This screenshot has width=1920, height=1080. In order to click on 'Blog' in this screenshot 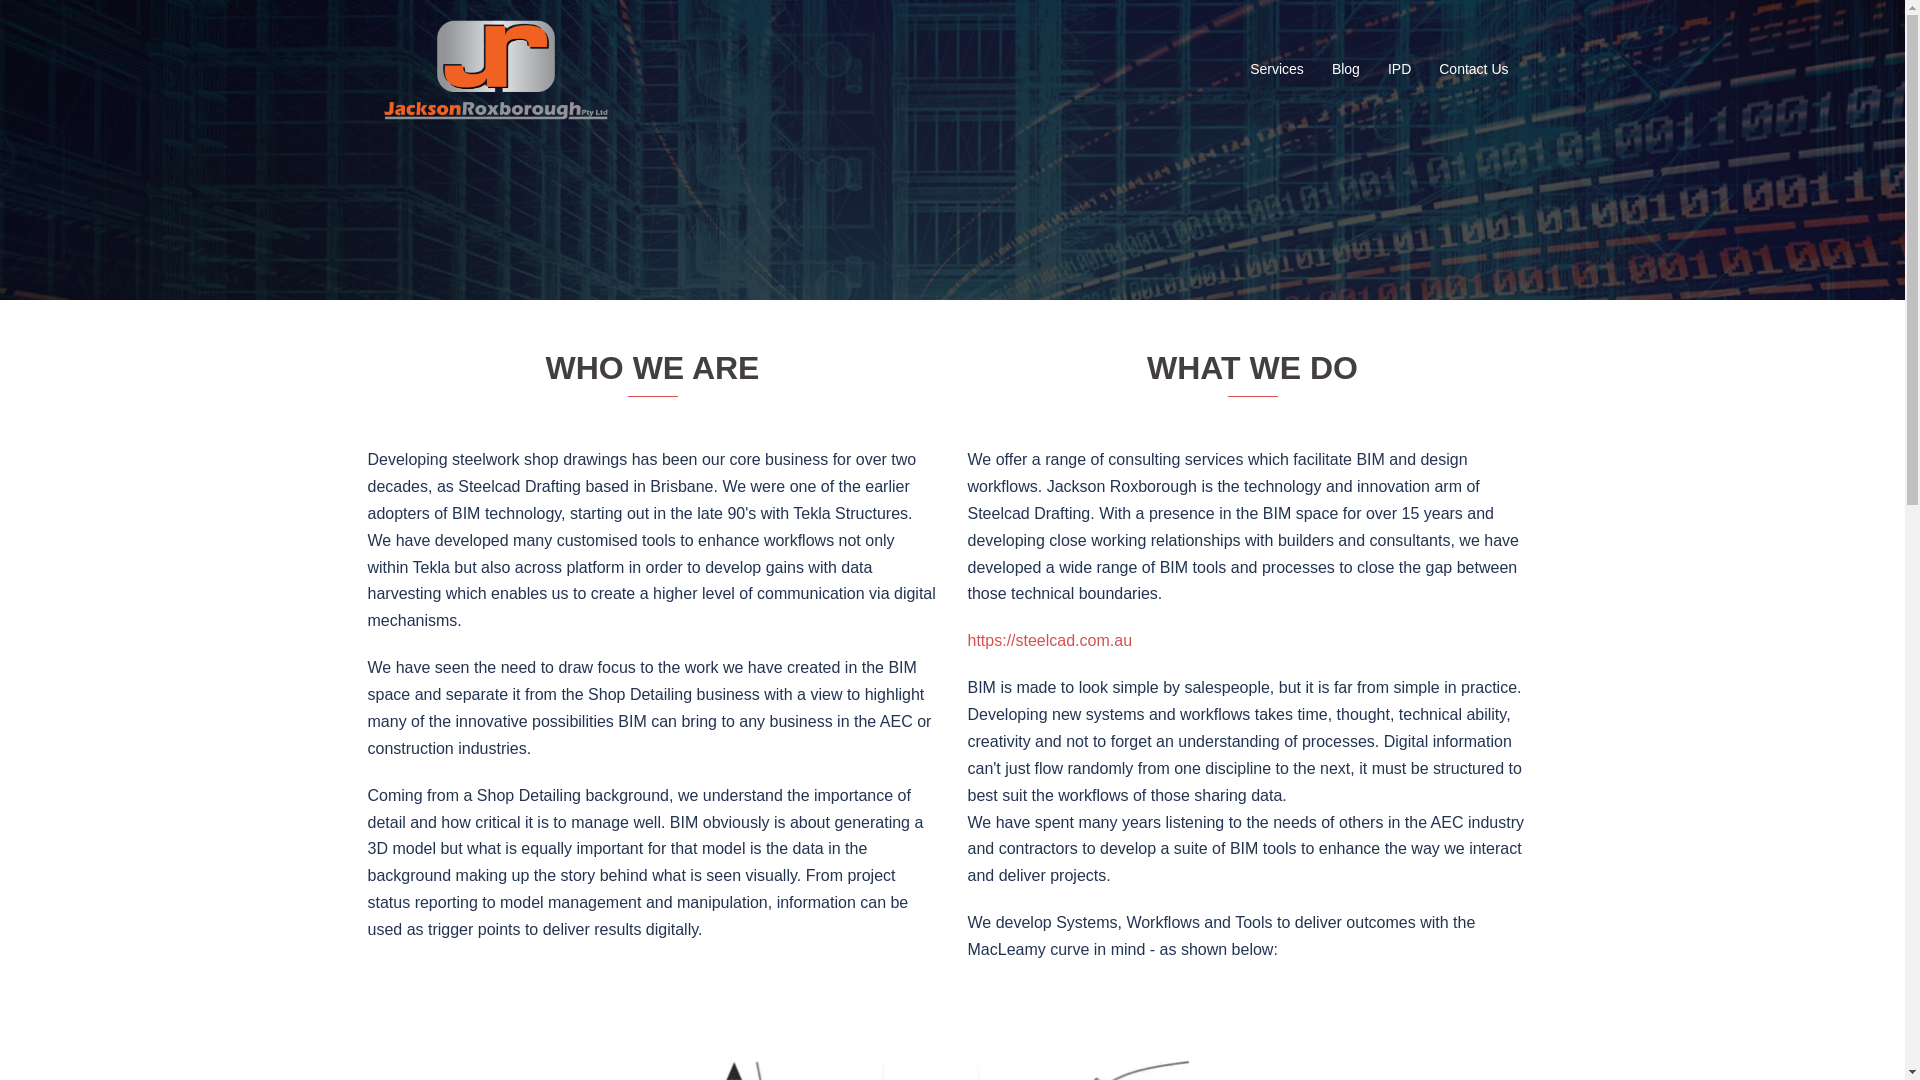, I will do `click(1345, 68)`.